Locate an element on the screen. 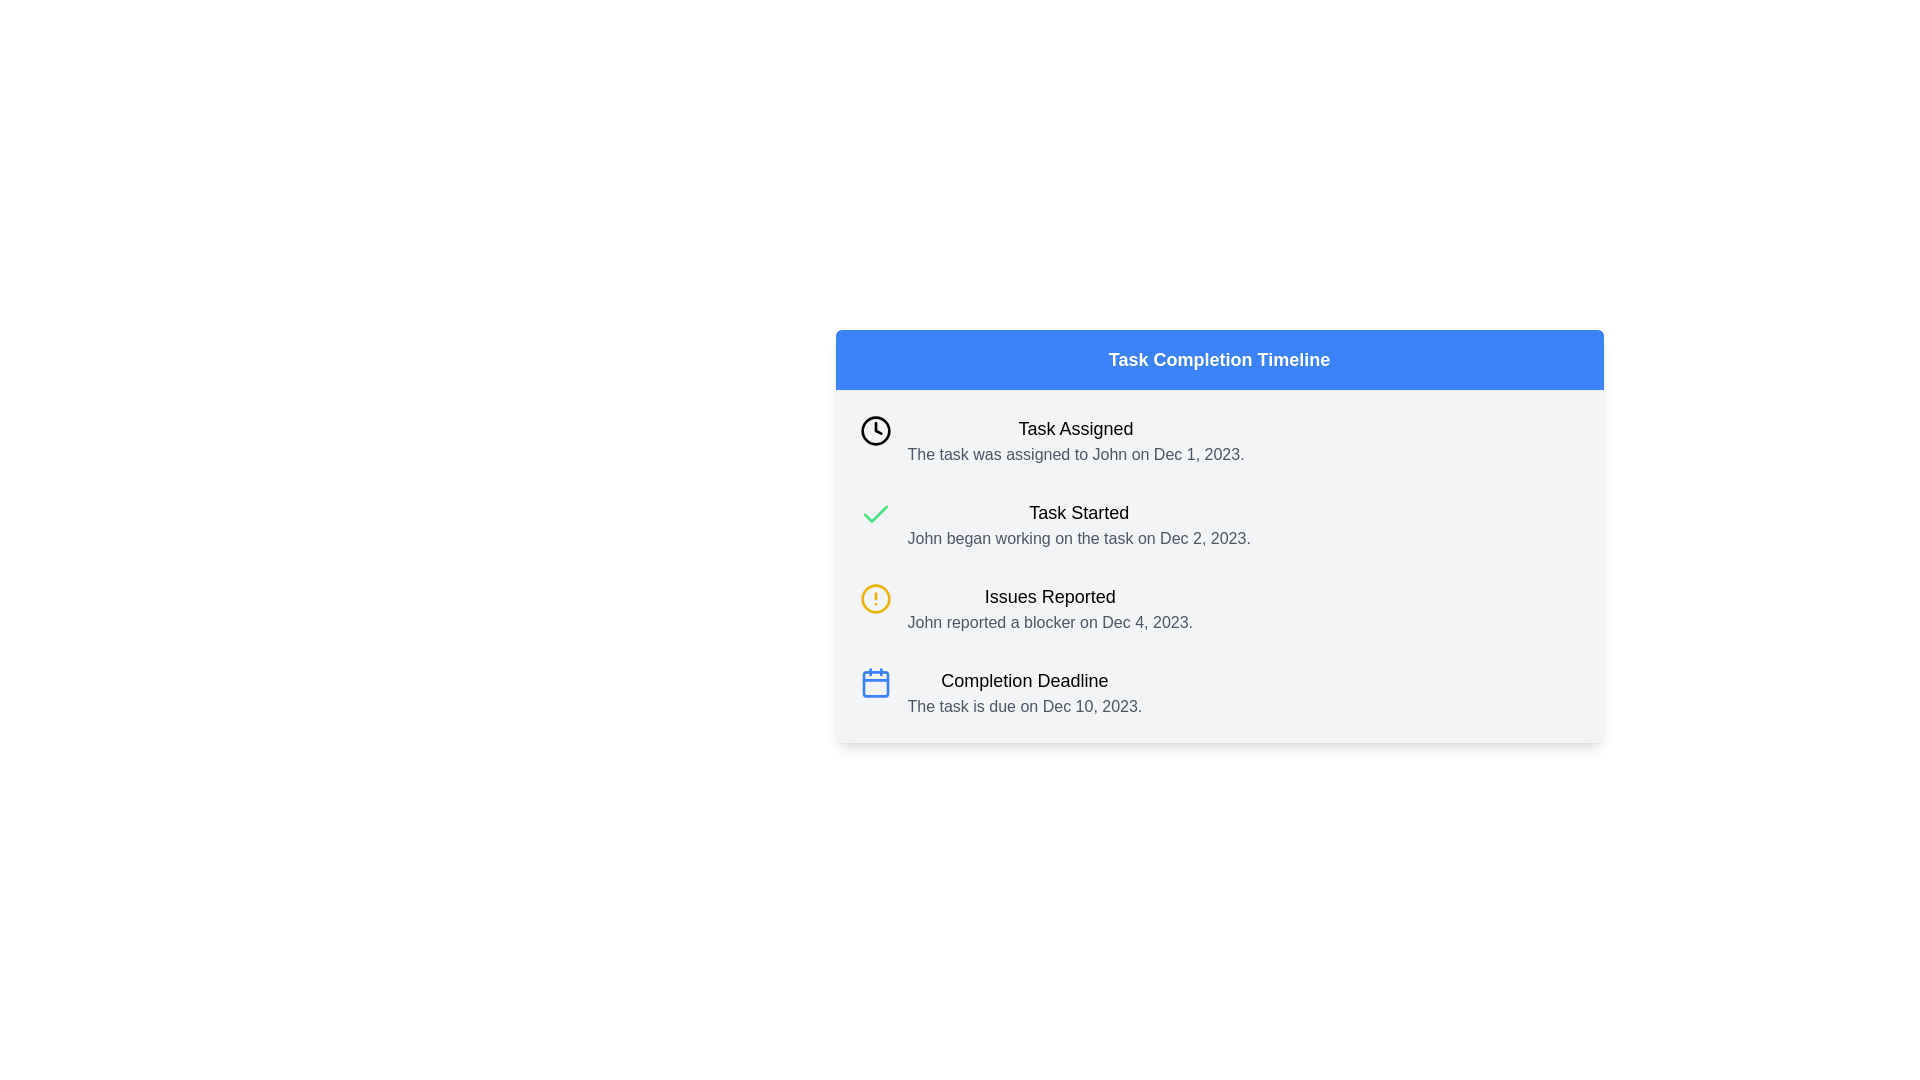 The height and width of the screenshot is (1080, 1920). the third informative list item displaying information about an issue reported by John on December 4, 2023, within the 'Task Completion Timeline' section is located at coordinates (1218, 608).